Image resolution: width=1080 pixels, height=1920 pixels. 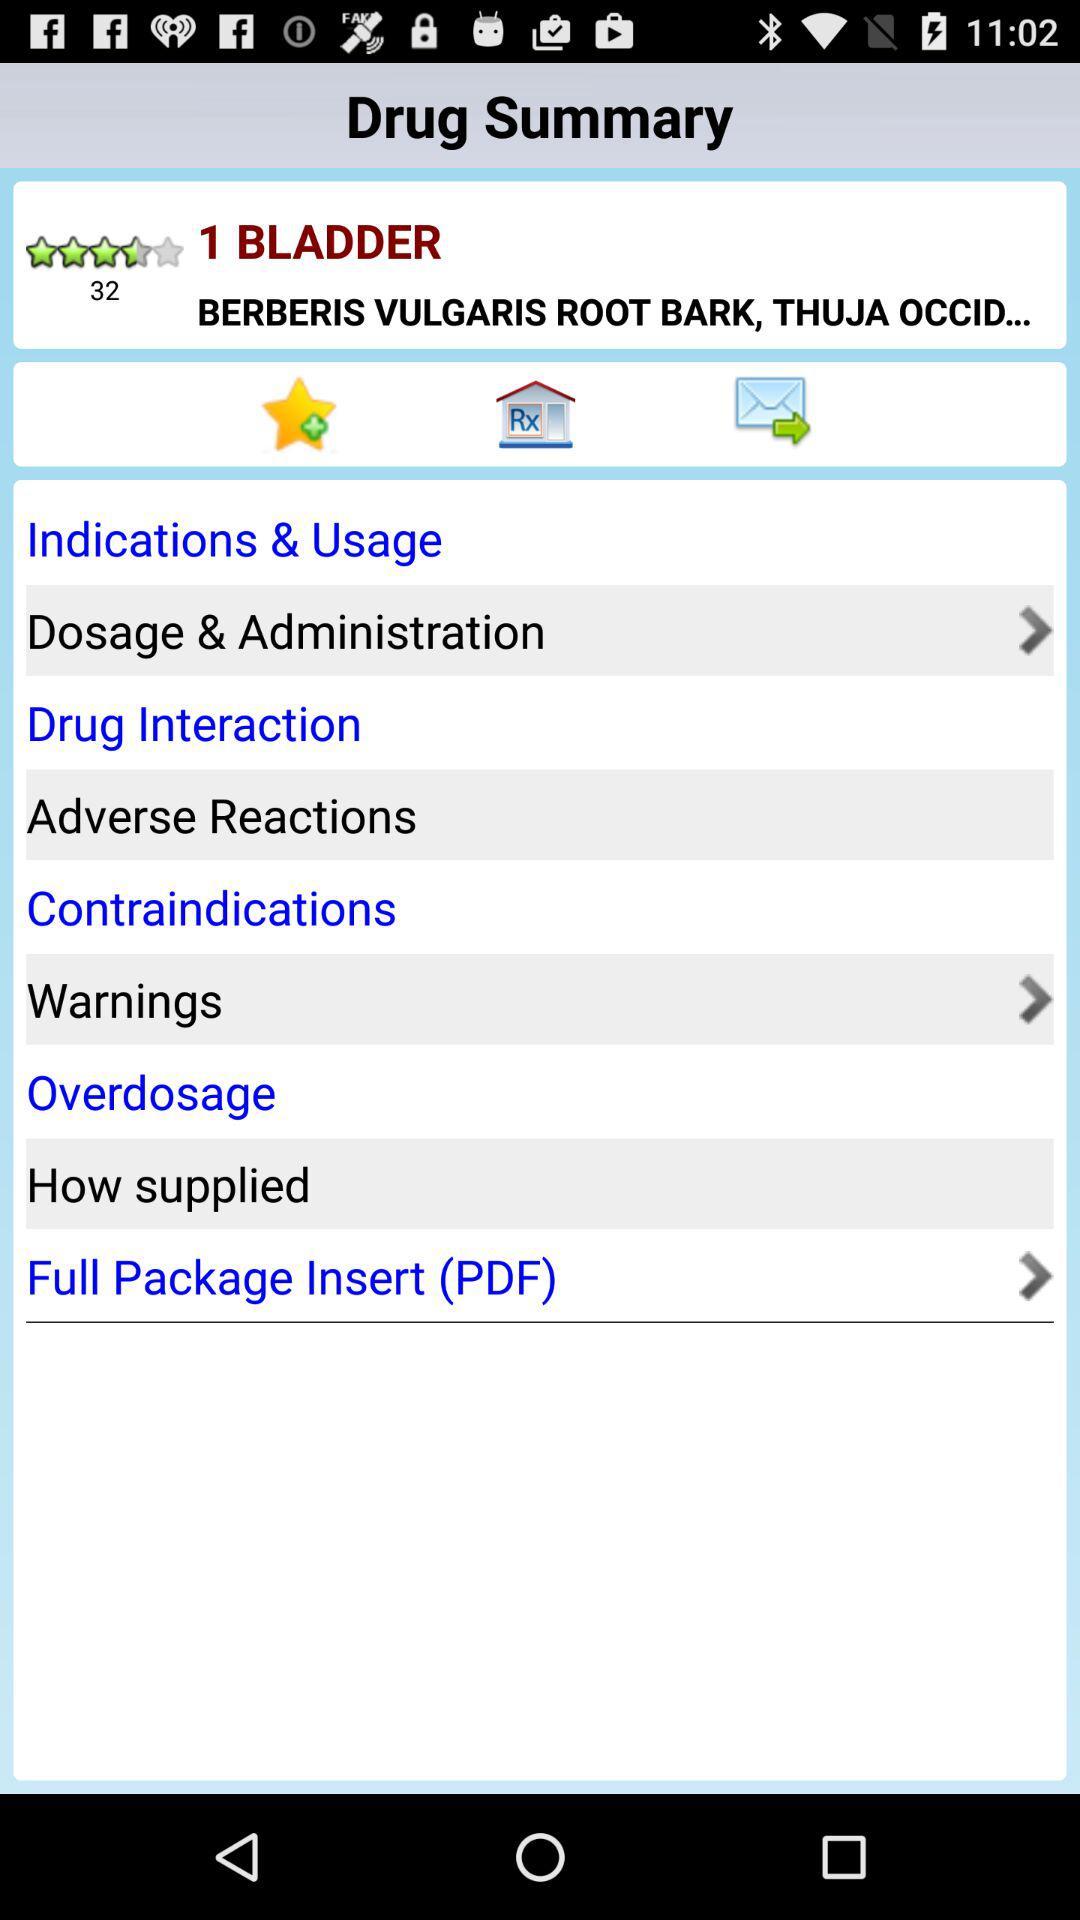 I want to click on contraindications app, so click(x=532, y=906).